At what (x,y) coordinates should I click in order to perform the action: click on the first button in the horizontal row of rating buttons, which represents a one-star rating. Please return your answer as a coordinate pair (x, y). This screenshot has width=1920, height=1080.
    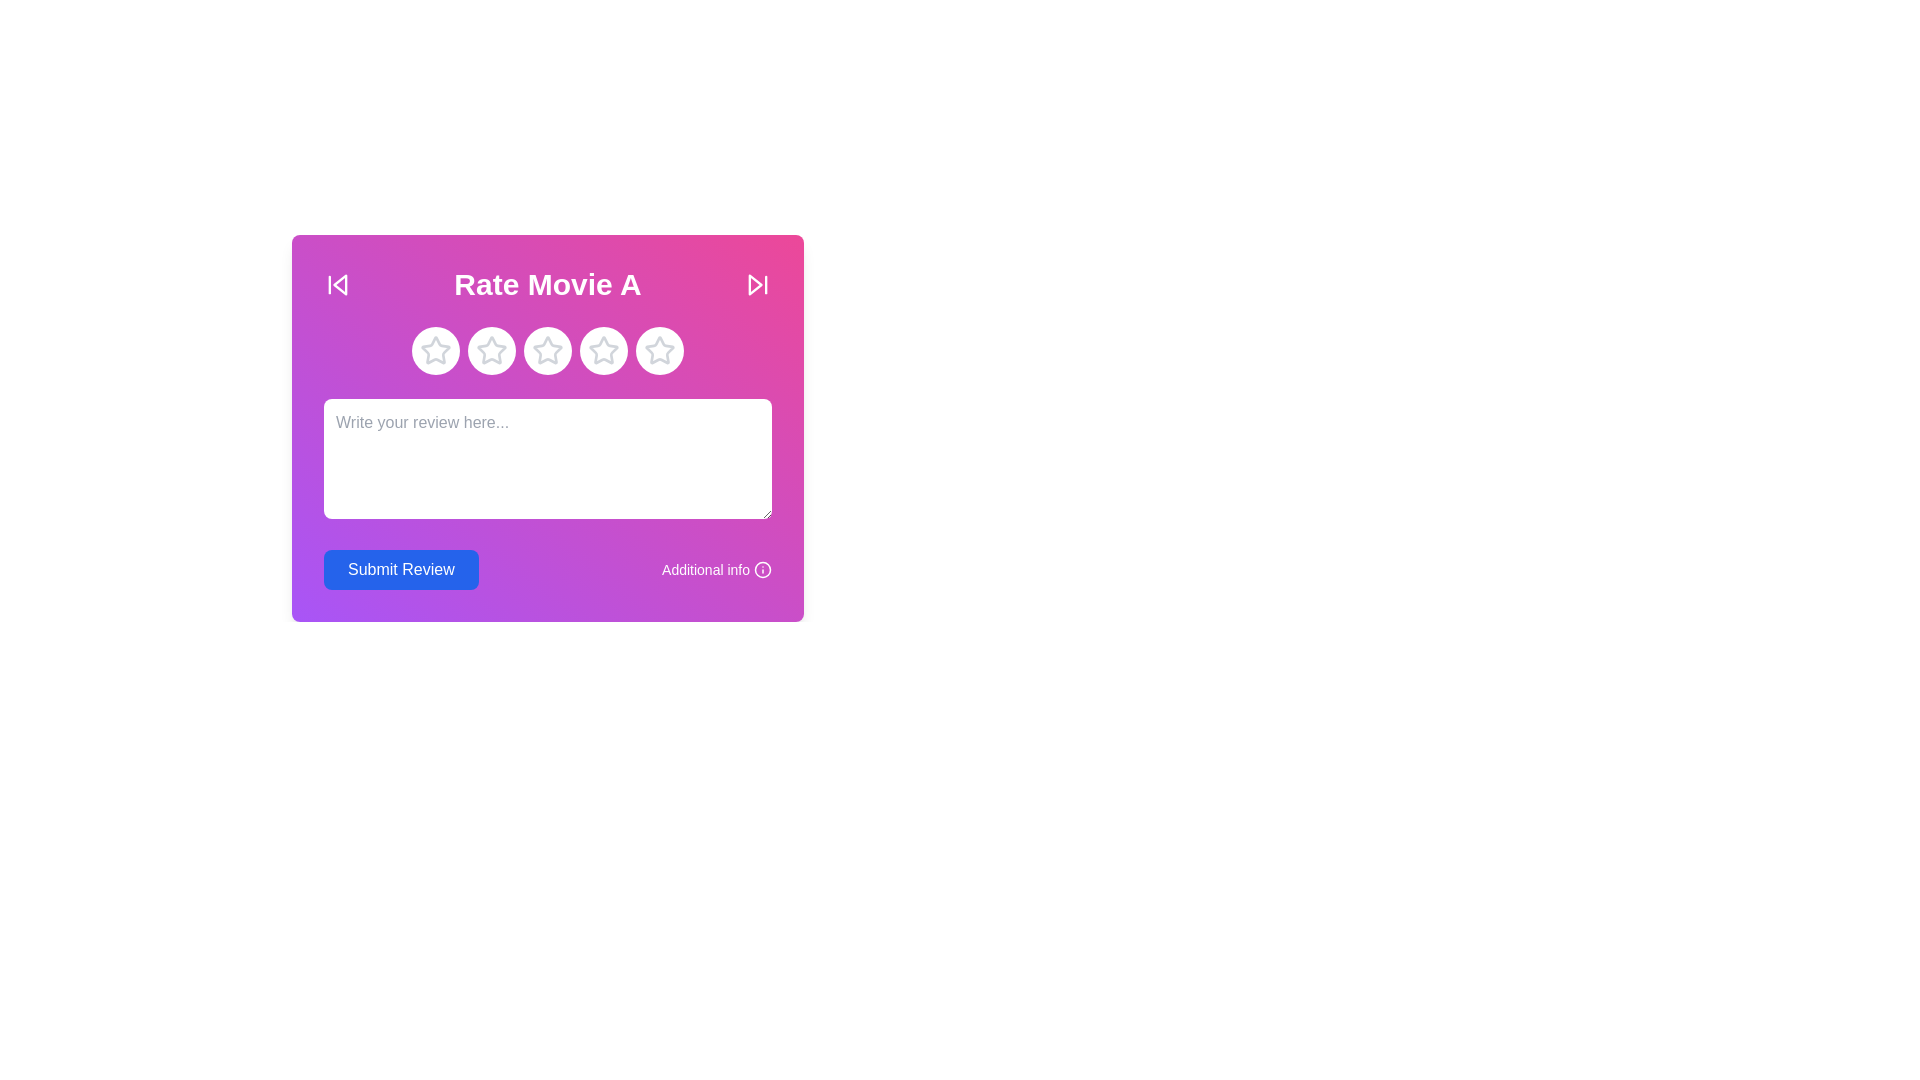
    Looking at the image, I should click on (435, 350).